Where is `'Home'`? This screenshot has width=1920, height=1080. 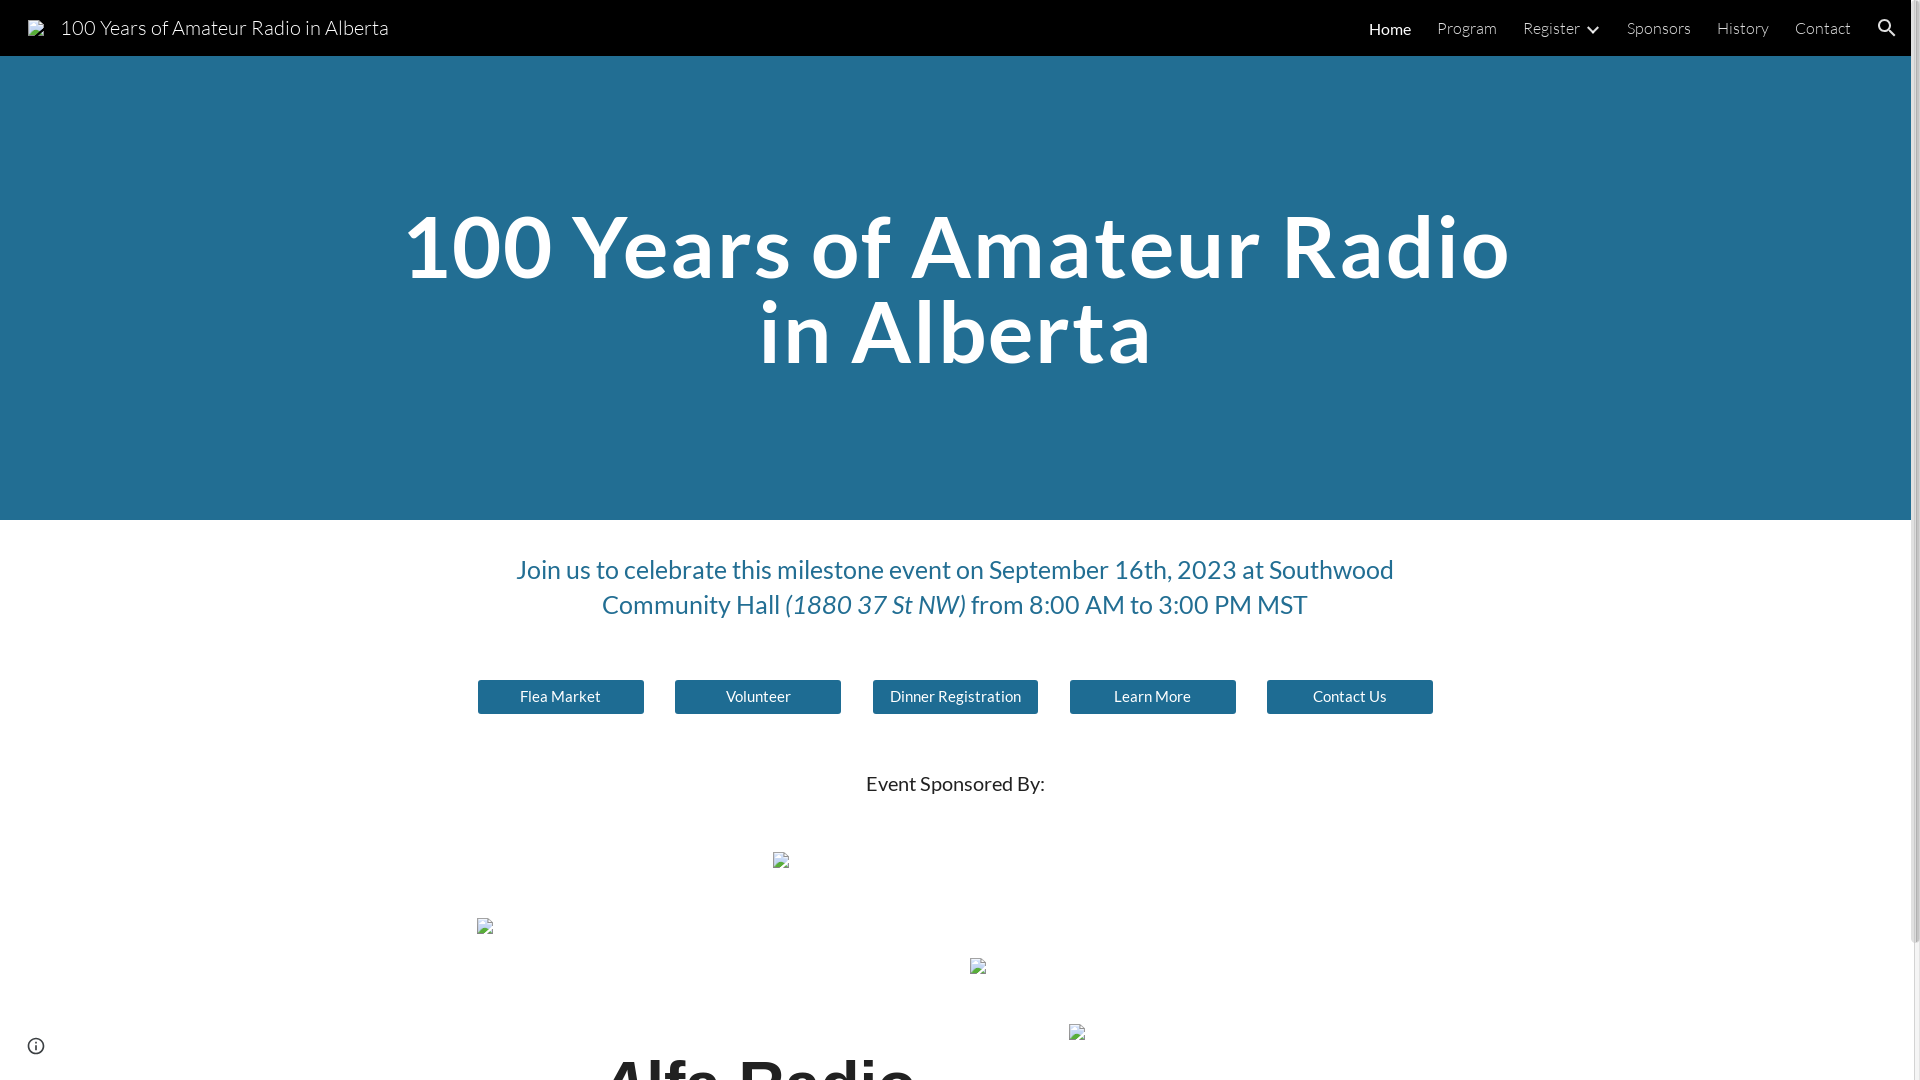 'Home' is located at coordinates (1389, 27).